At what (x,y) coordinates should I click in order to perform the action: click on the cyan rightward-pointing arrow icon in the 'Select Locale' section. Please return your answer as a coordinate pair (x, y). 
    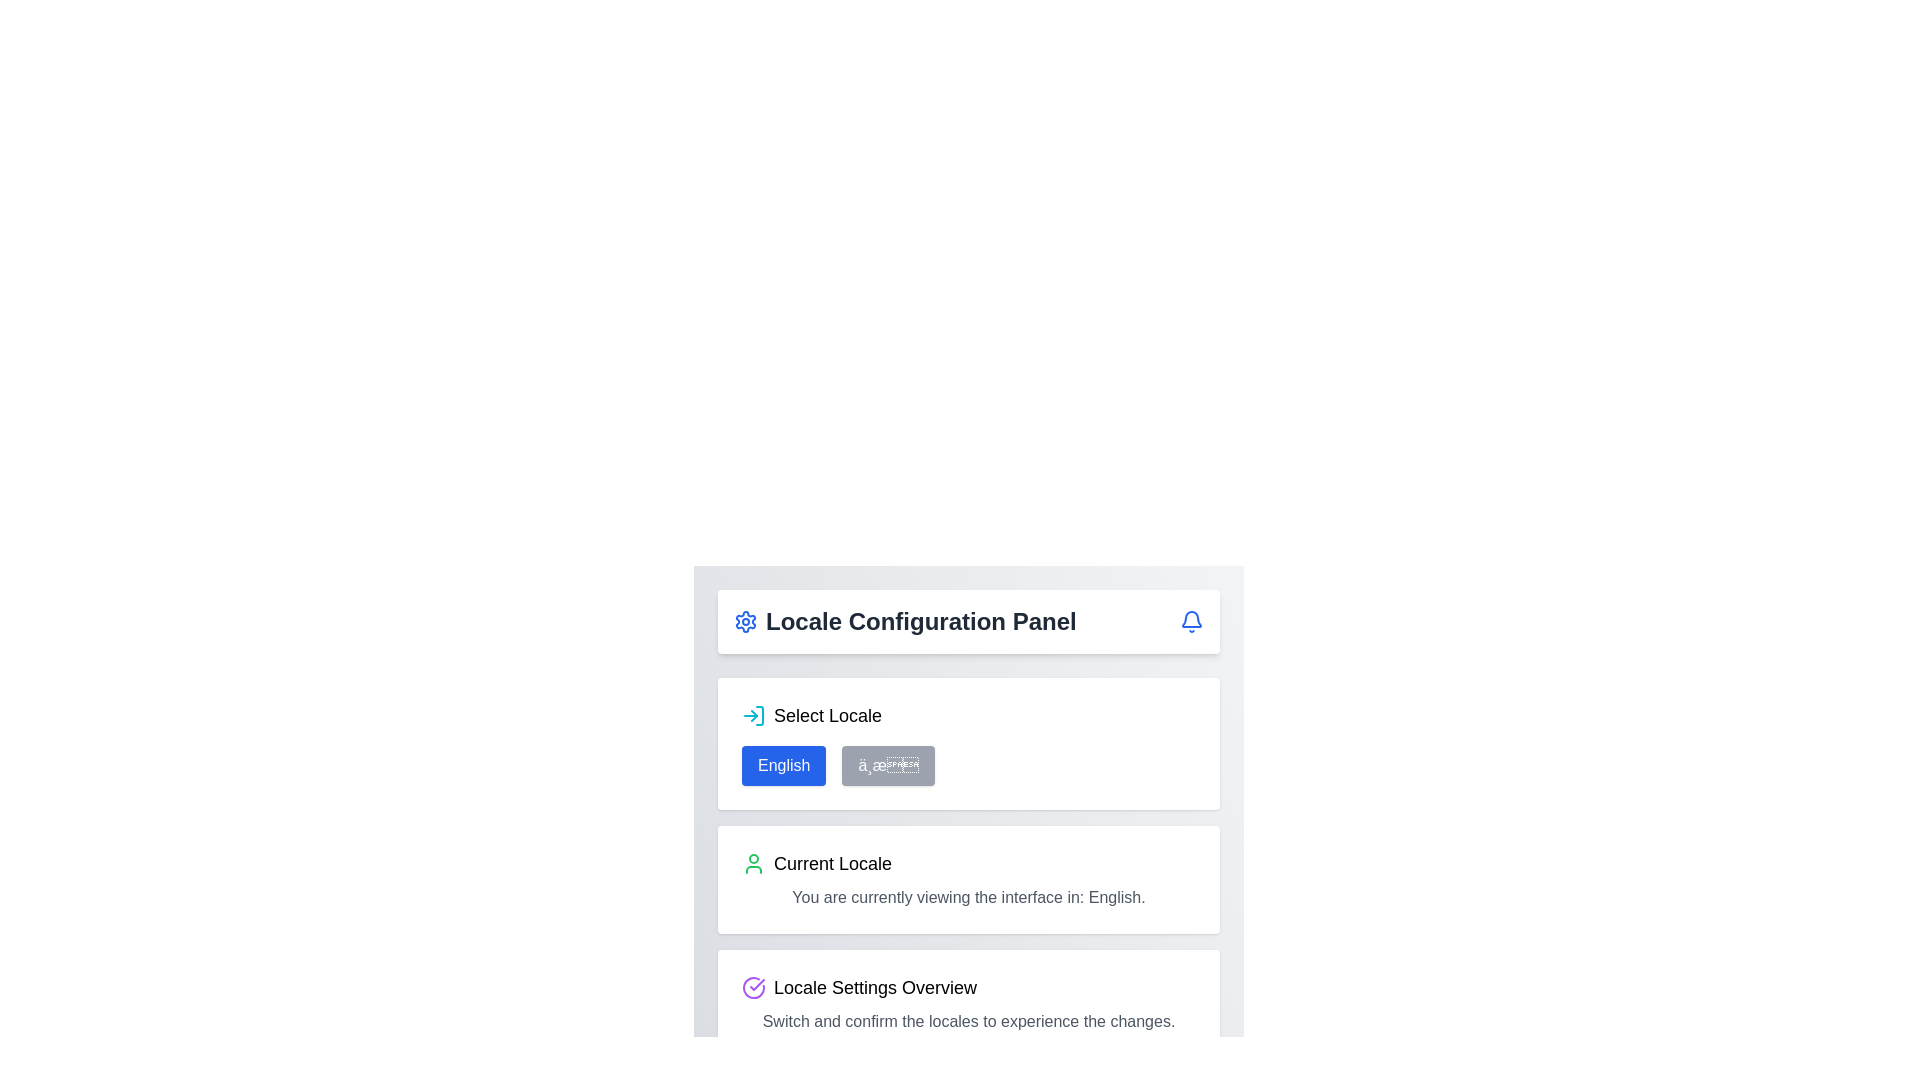
    Looking at the image, I should click on (752, 715).